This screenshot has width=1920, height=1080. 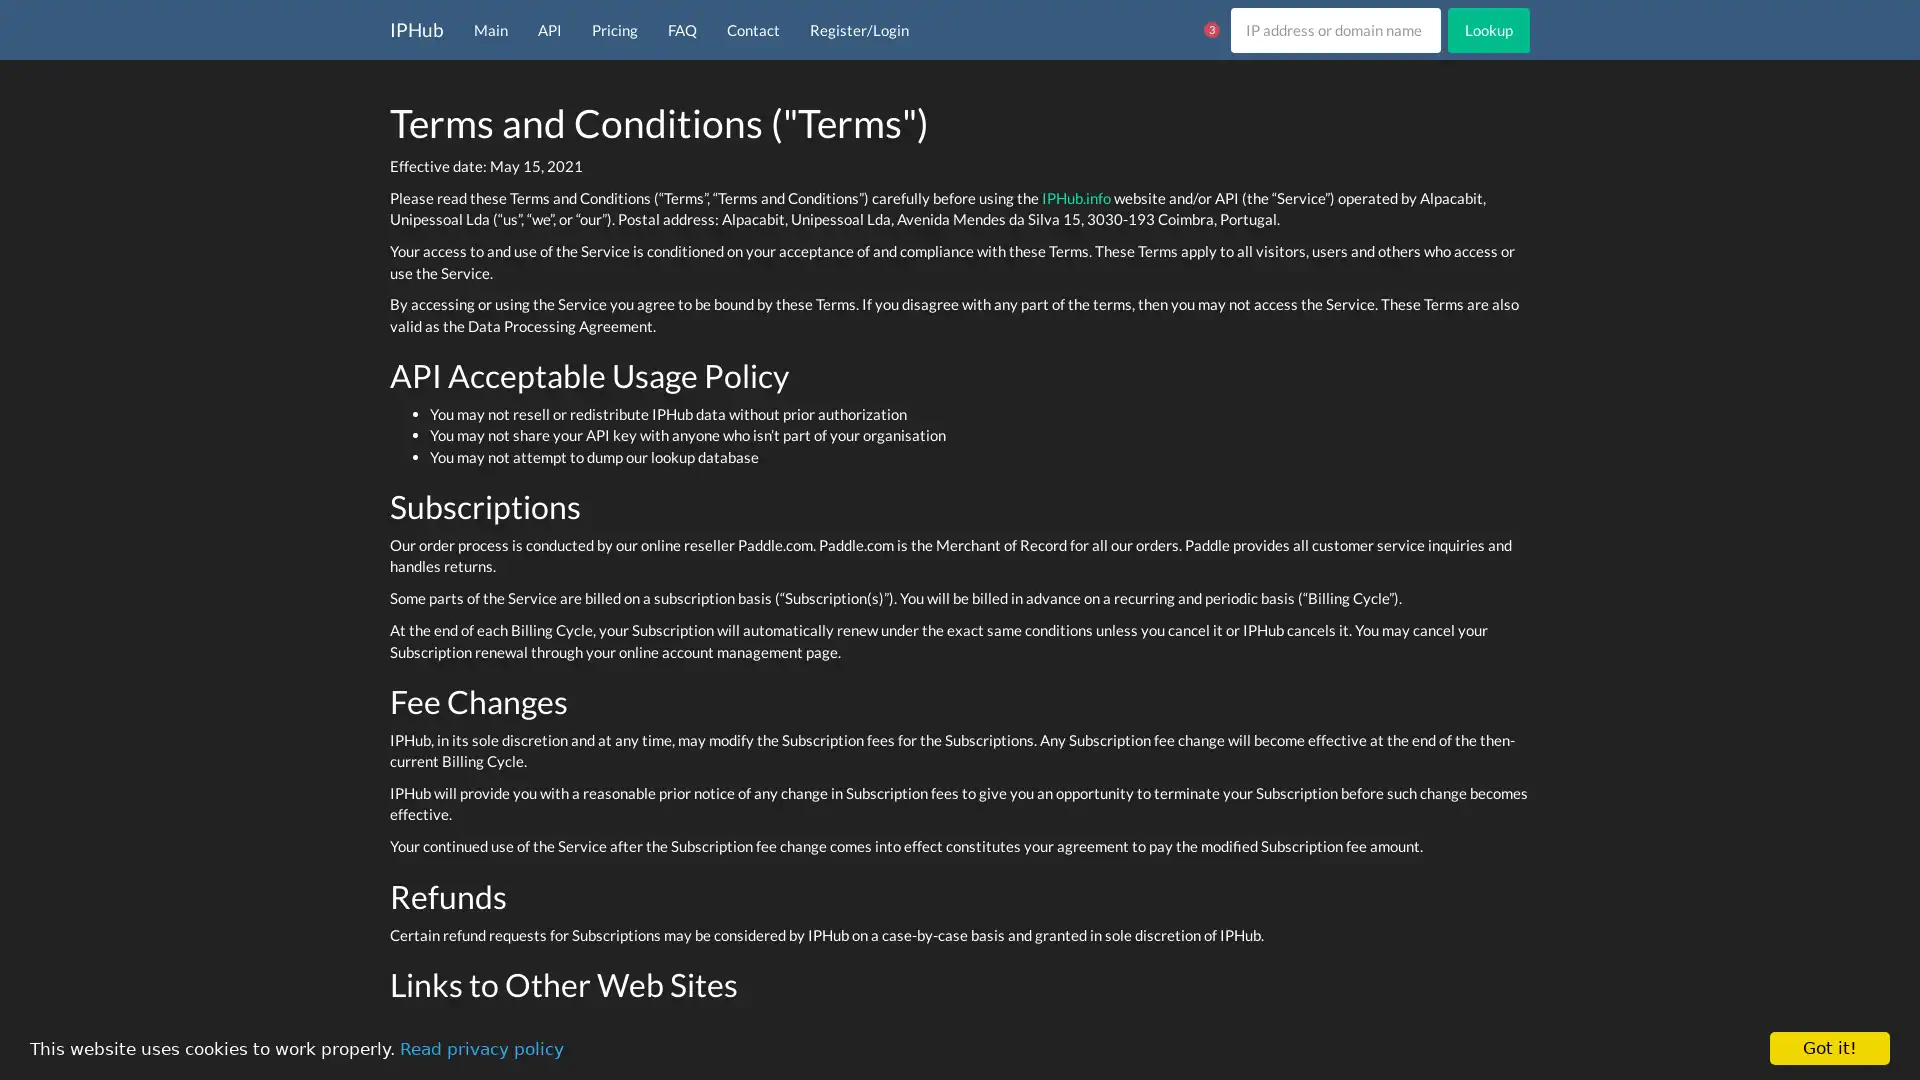 I want to click on Lookup, so click(x=1488, y=29).